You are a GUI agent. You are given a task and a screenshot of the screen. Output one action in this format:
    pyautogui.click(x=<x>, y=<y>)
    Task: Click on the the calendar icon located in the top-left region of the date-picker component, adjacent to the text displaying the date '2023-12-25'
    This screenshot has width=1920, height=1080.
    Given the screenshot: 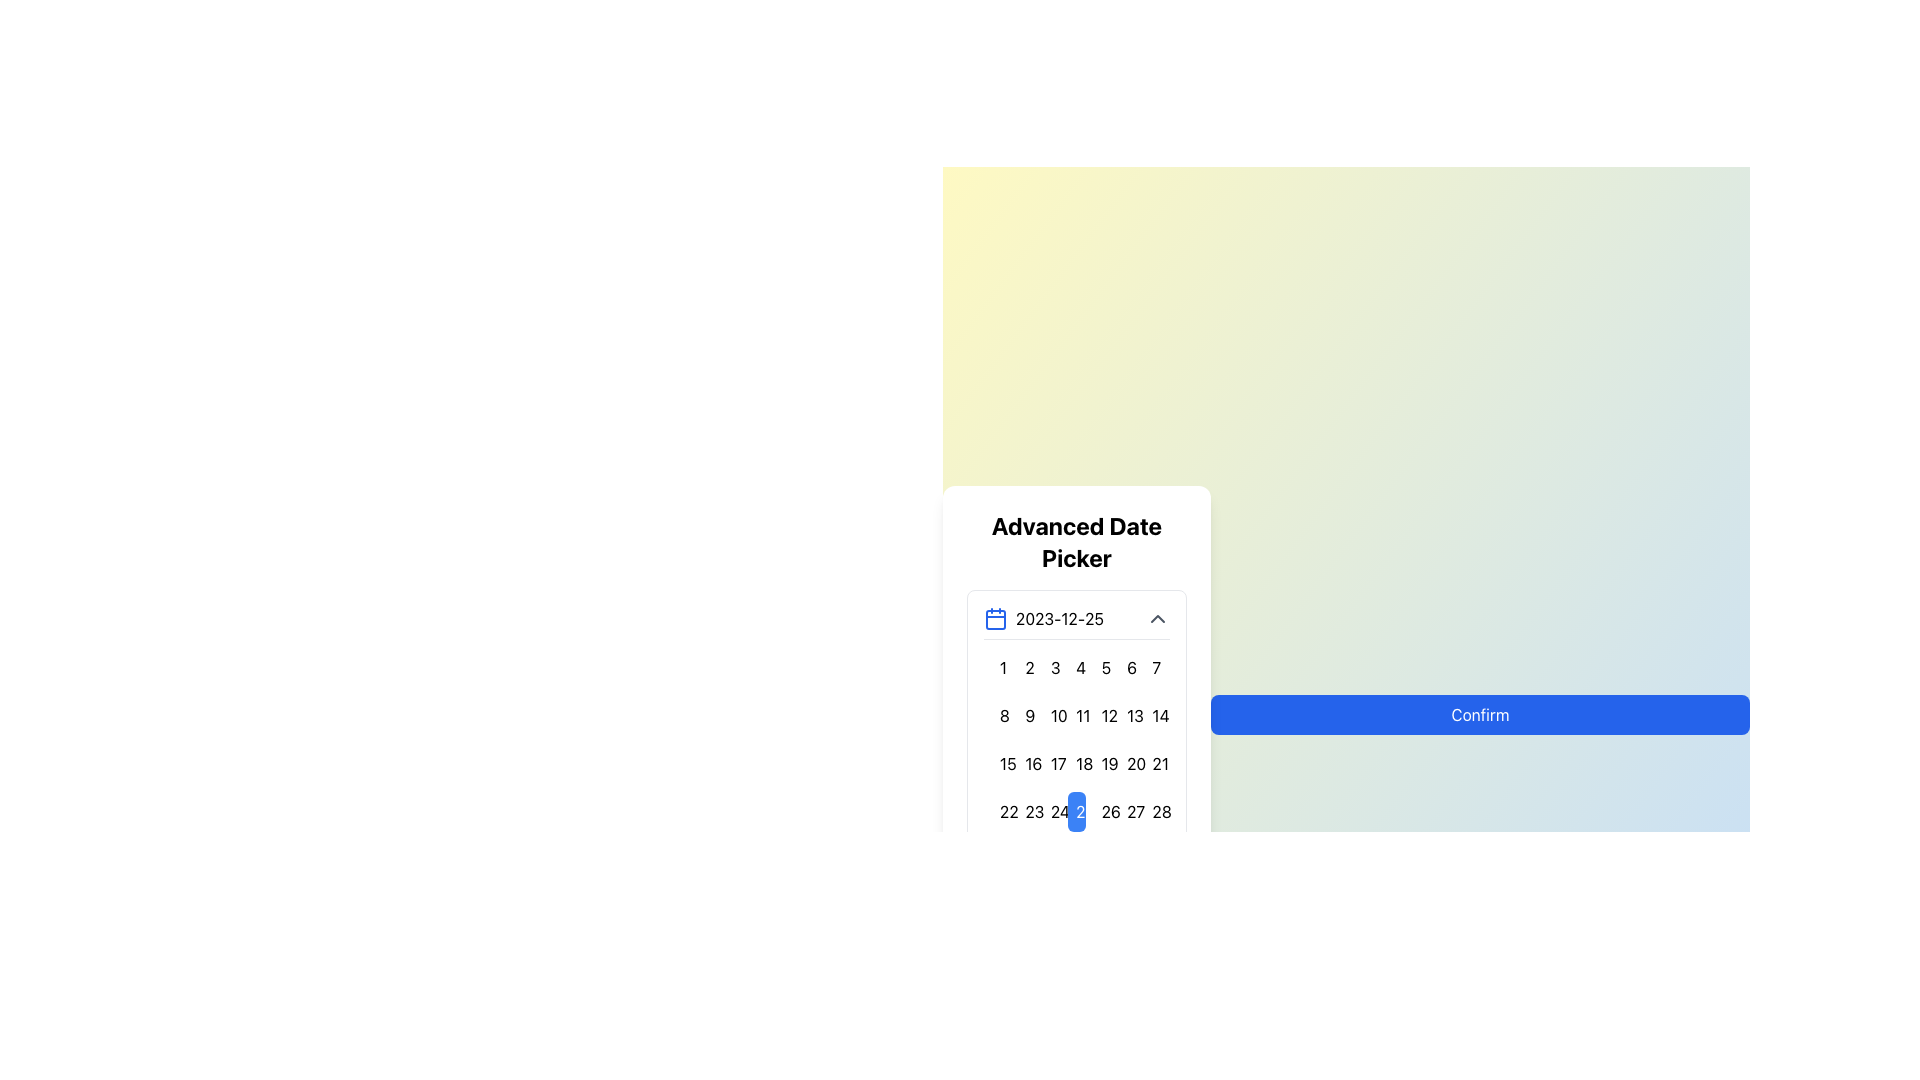 What is the action you would take?
    pyautogui.click(x=996, y=617)
    